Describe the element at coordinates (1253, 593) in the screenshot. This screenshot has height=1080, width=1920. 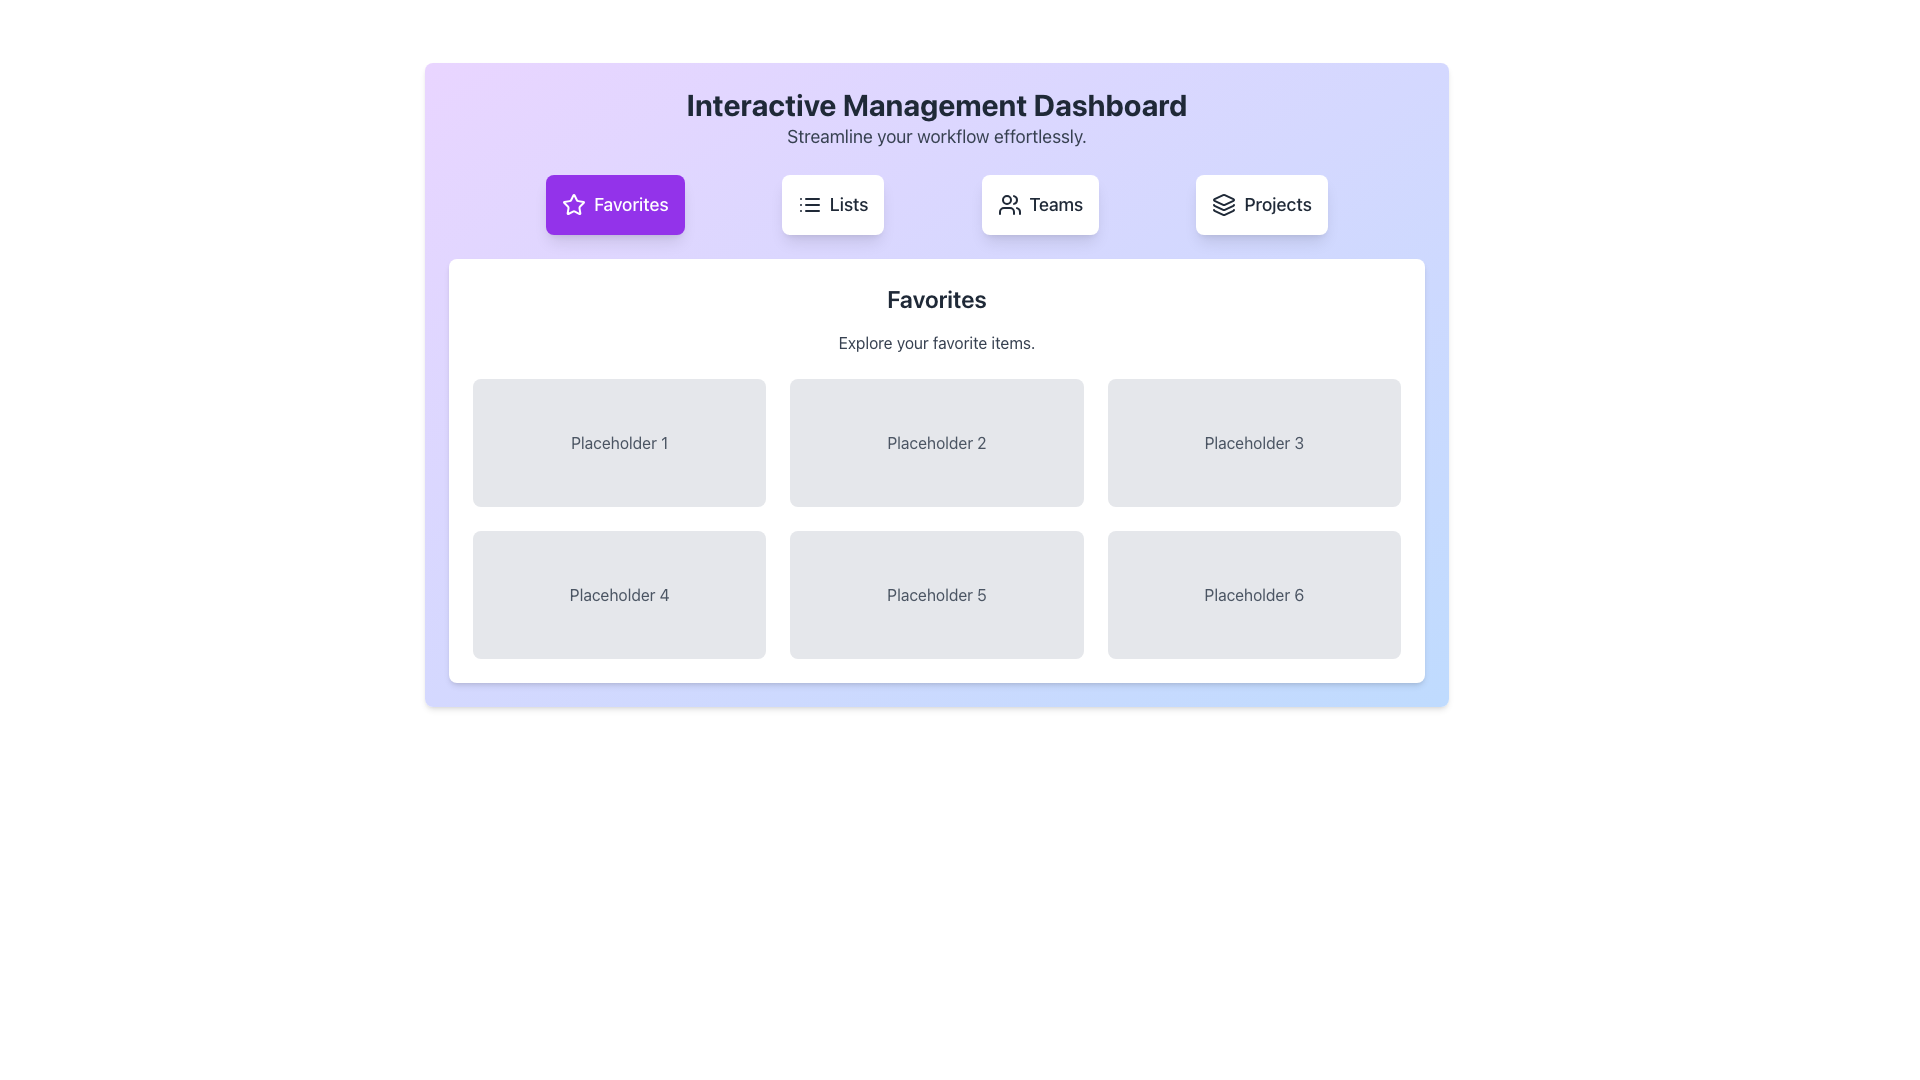
I see `textual content of the text label displaying 'Placeholder 6' styled in gray font, located in the bottom-right card of a grid` at that location.